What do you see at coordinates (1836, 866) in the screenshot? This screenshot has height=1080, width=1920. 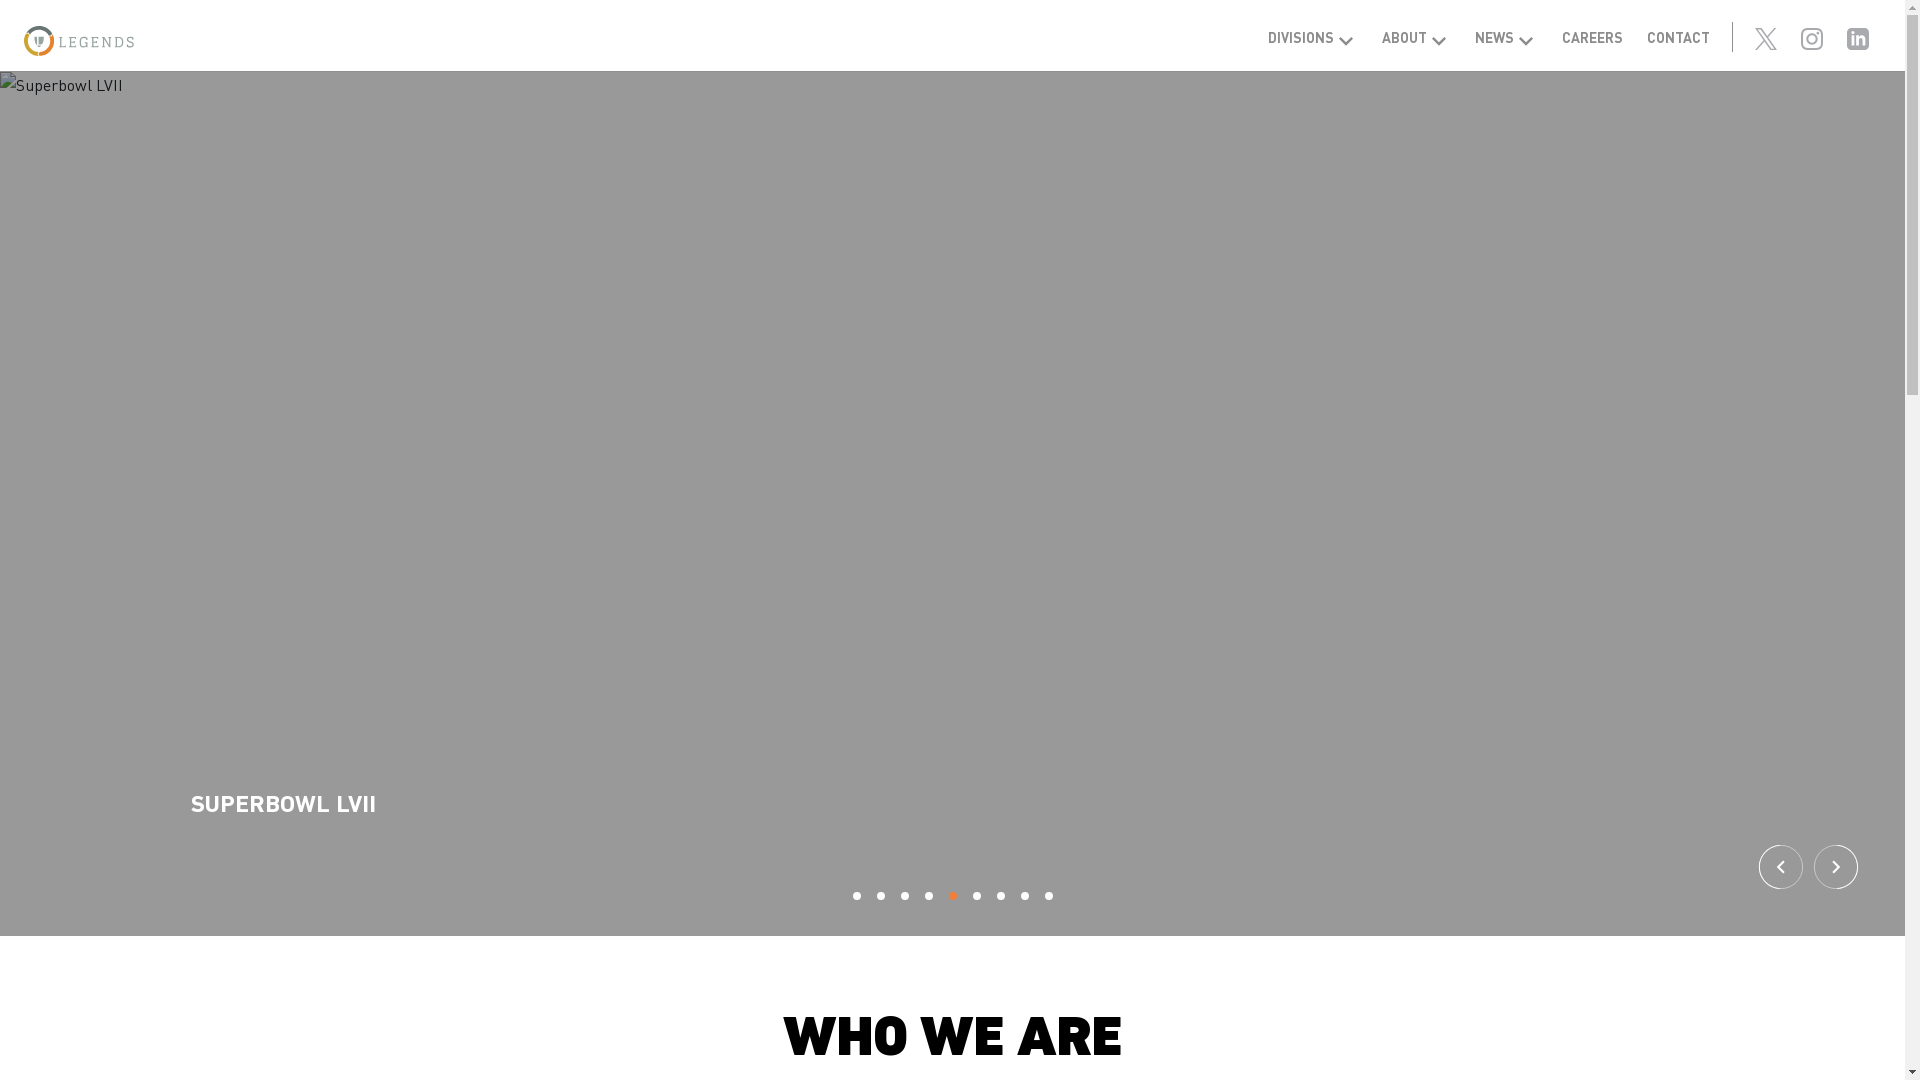 I see `'Next'` at bounding box center [1836, 866].